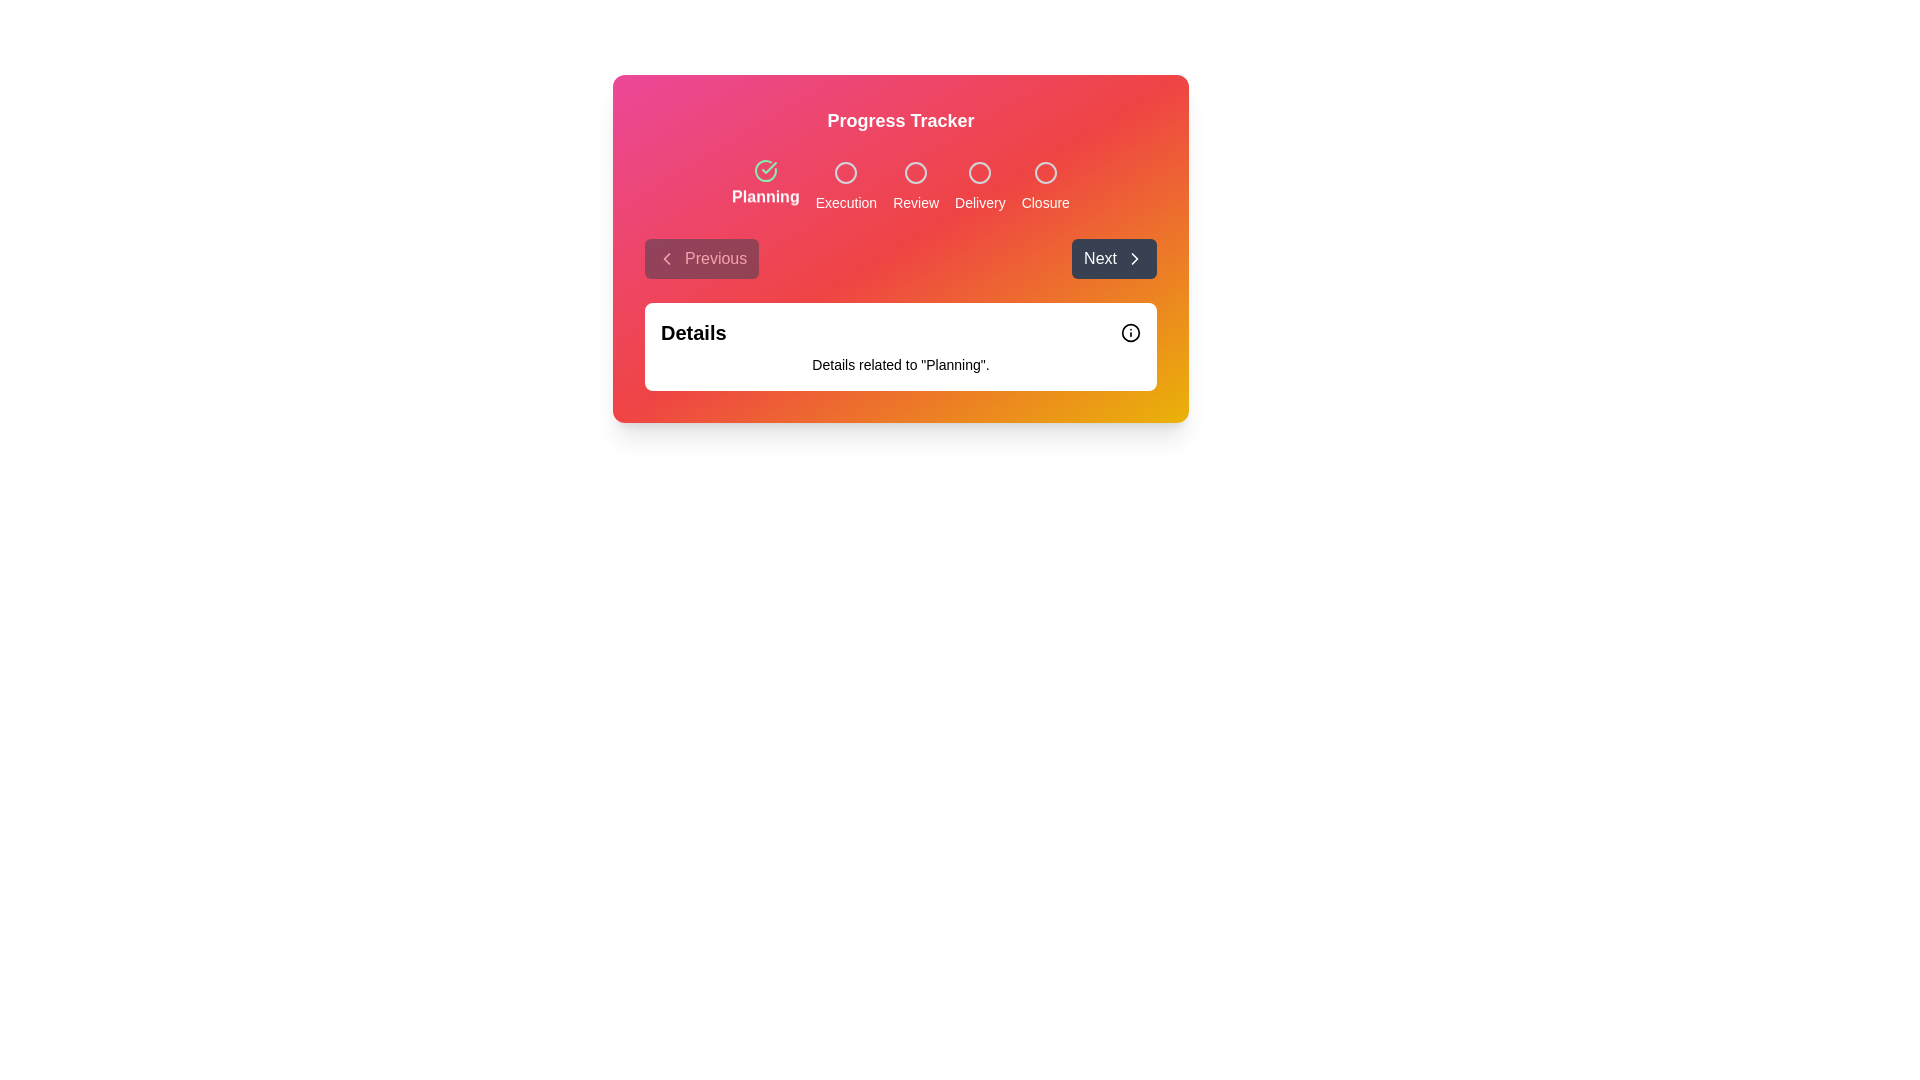  I want to click on the circular green icon with a checkmark, which is the first icon in the progress tracker located above the text 'Planning', so click(764, 169).